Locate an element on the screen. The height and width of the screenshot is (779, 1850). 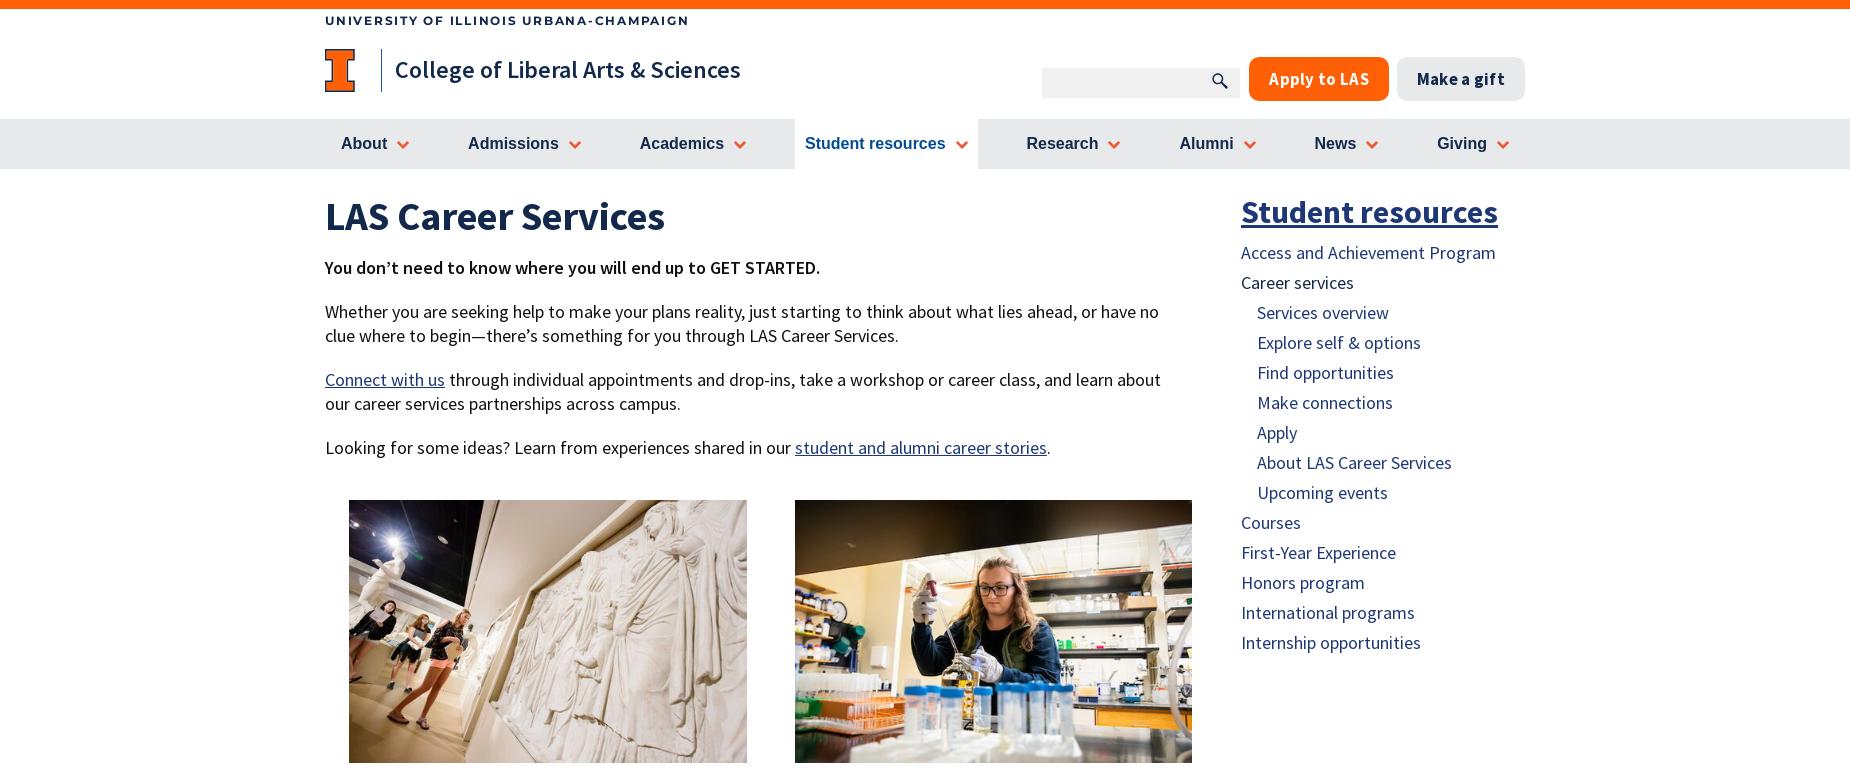
'student and alumni career stories' is located at coordinates (920, 445).